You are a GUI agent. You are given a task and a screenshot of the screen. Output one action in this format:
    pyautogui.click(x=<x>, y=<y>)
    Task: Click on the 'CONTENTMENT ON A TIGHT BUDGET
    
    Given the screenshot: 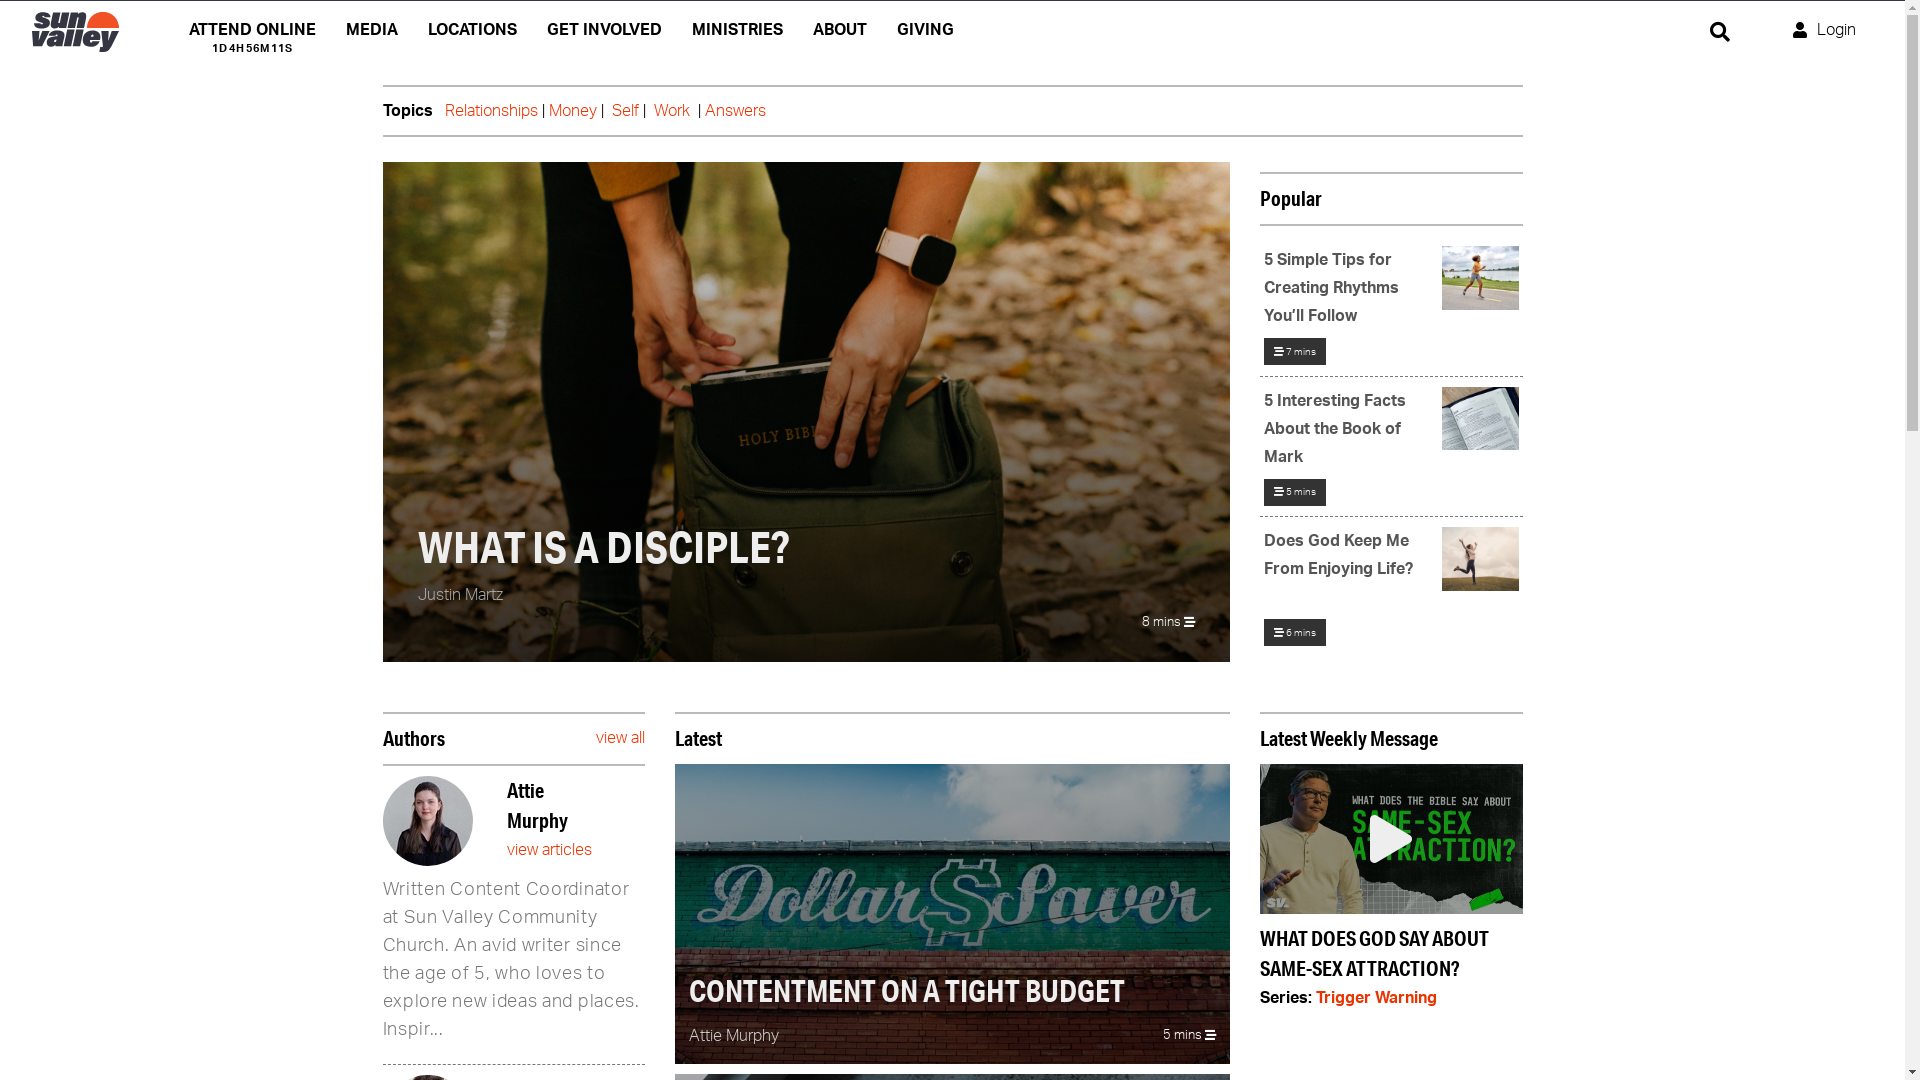 What is the action you would take?
    pyautogui.click(x=951, y=914)
    